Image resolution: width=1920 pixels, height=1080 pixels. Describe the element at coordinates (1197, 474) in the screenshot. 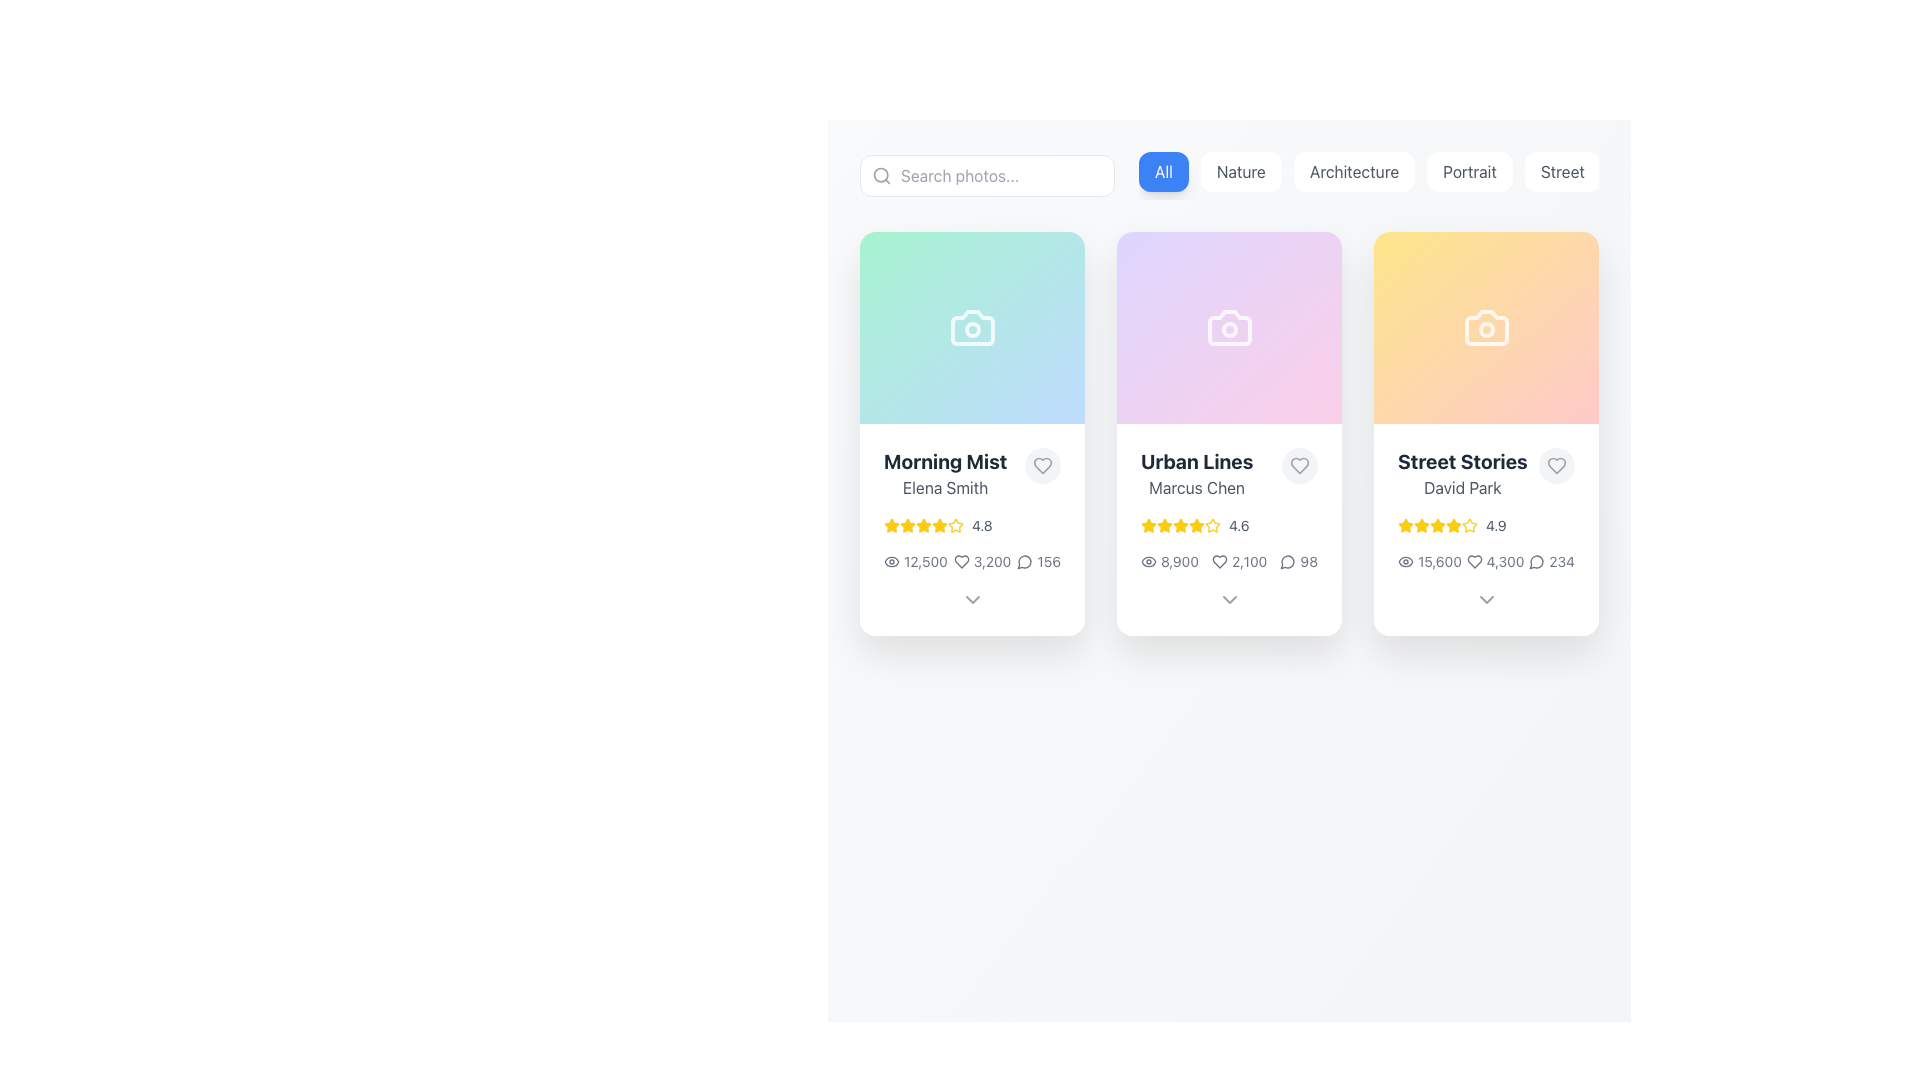

I see `text information displayed in the title and author attribution section of the middle card in a three-card layout, located below the main image placeholder` at that location.